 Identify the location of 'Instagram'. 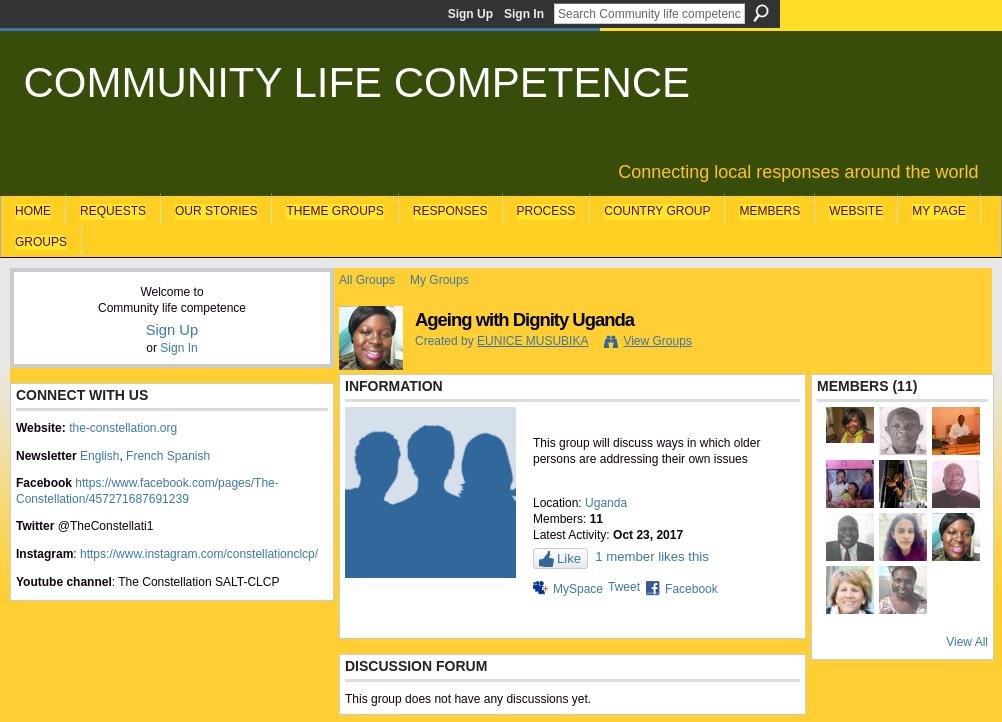
(44, 551).